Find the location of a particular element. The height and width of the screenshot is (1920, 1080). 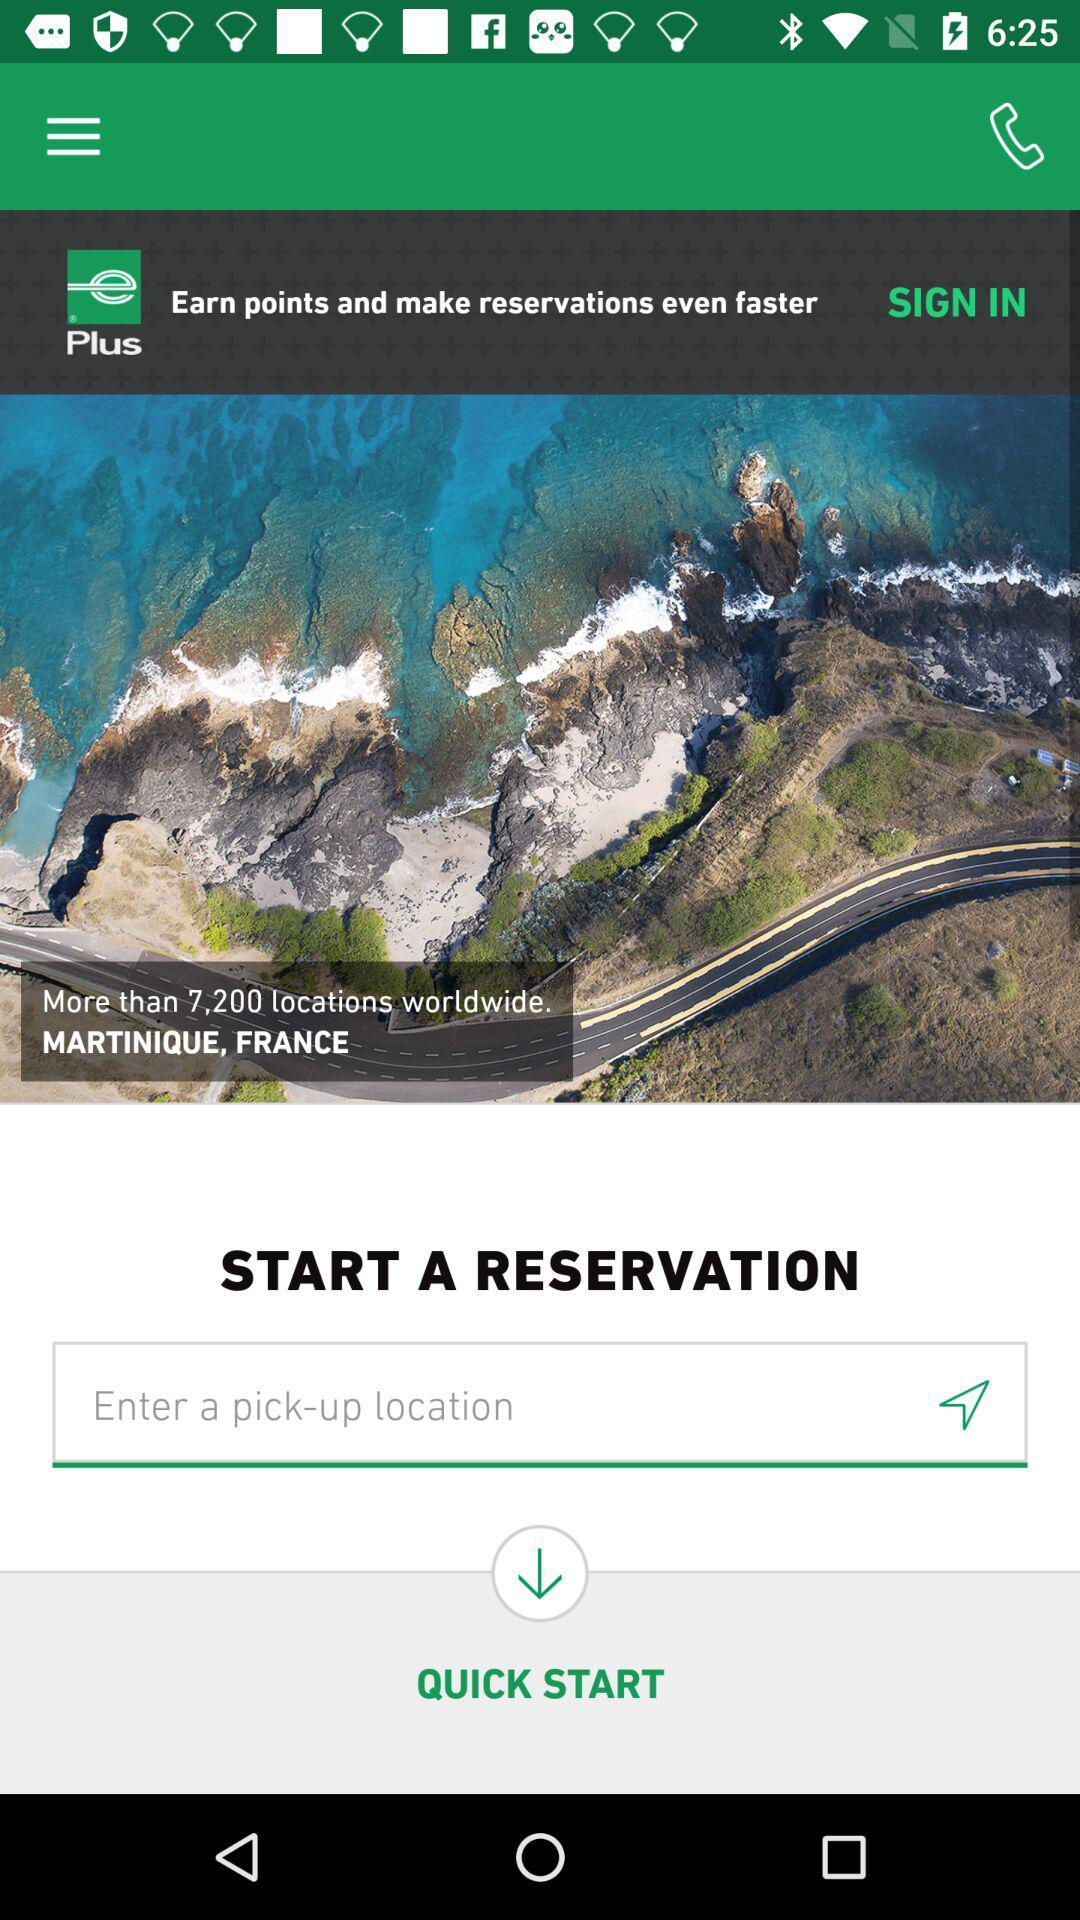

the item next to earn points and icon is located at coordinates (72, 135).